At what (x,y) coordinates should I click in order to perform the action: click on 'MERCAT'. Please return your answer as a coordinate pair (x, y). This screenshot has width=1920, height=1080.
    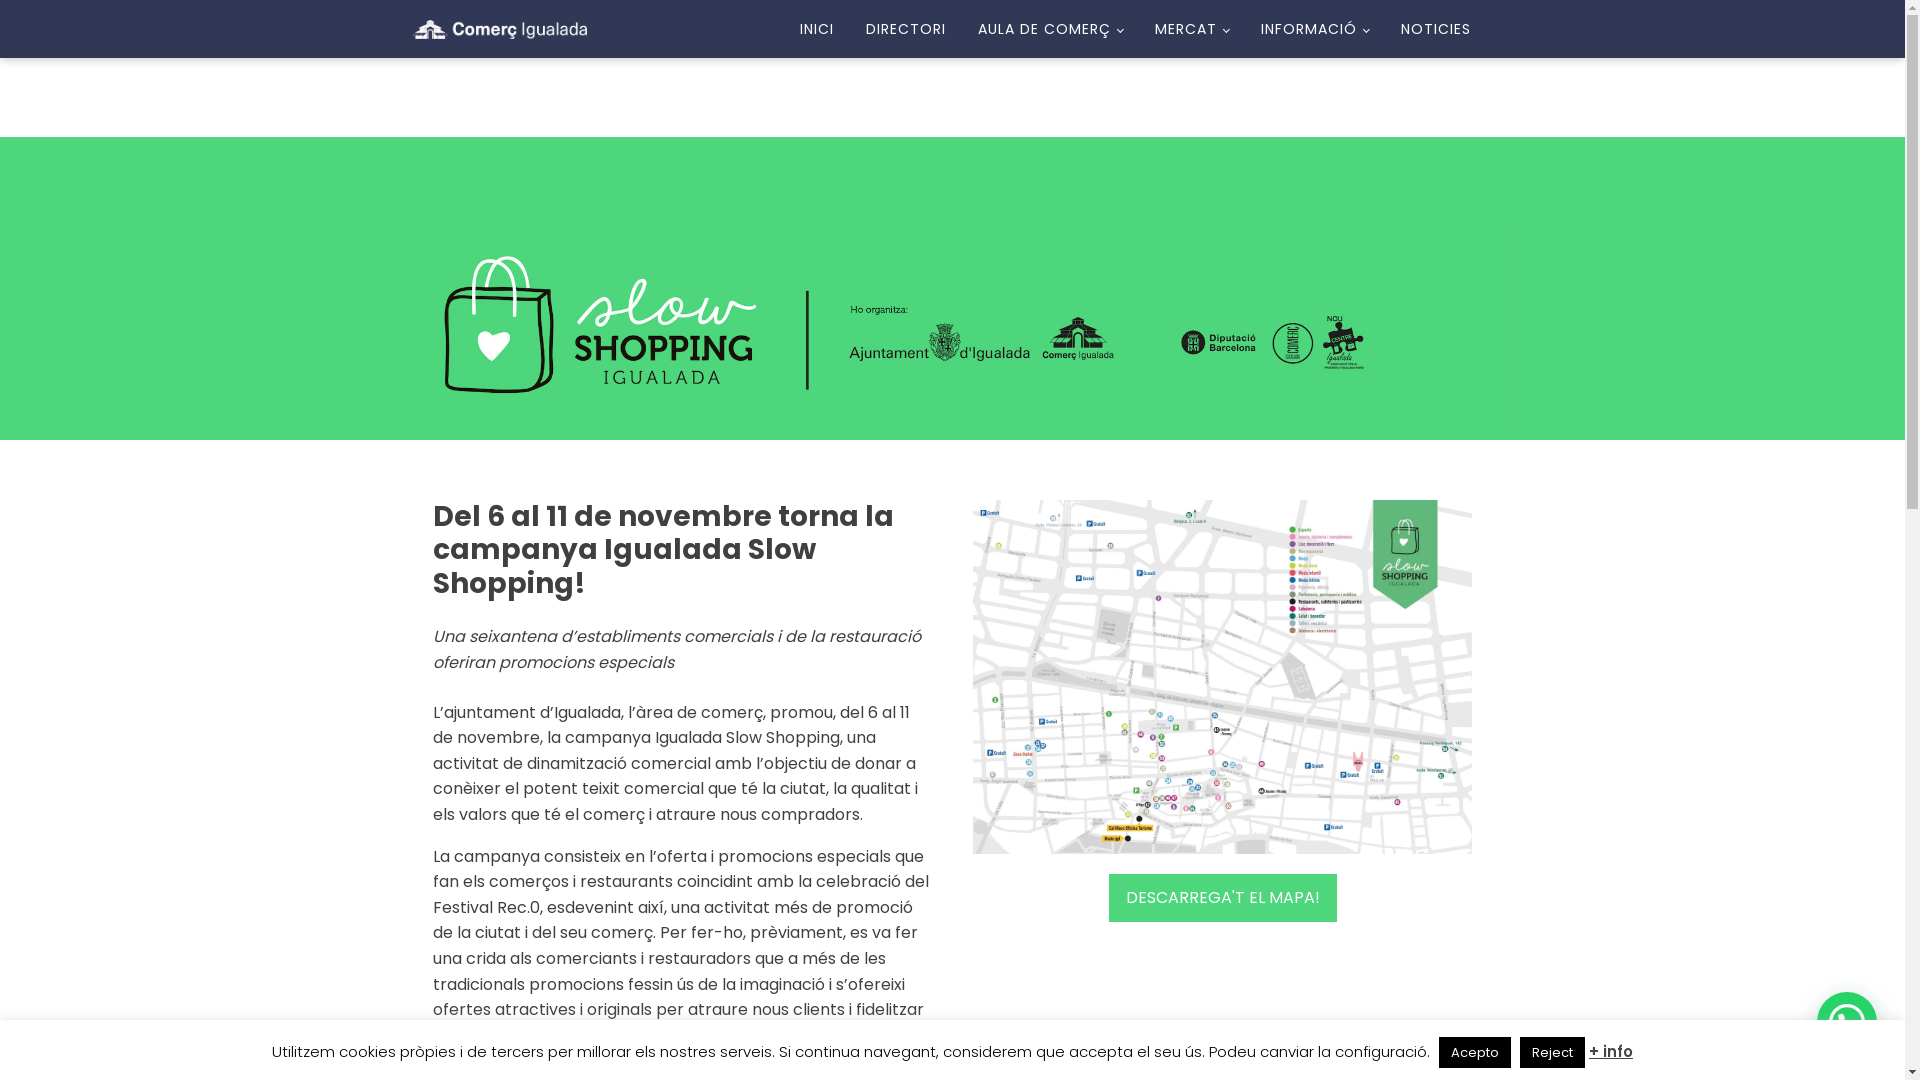
    Looking at the image, I should click on (1138, 29).